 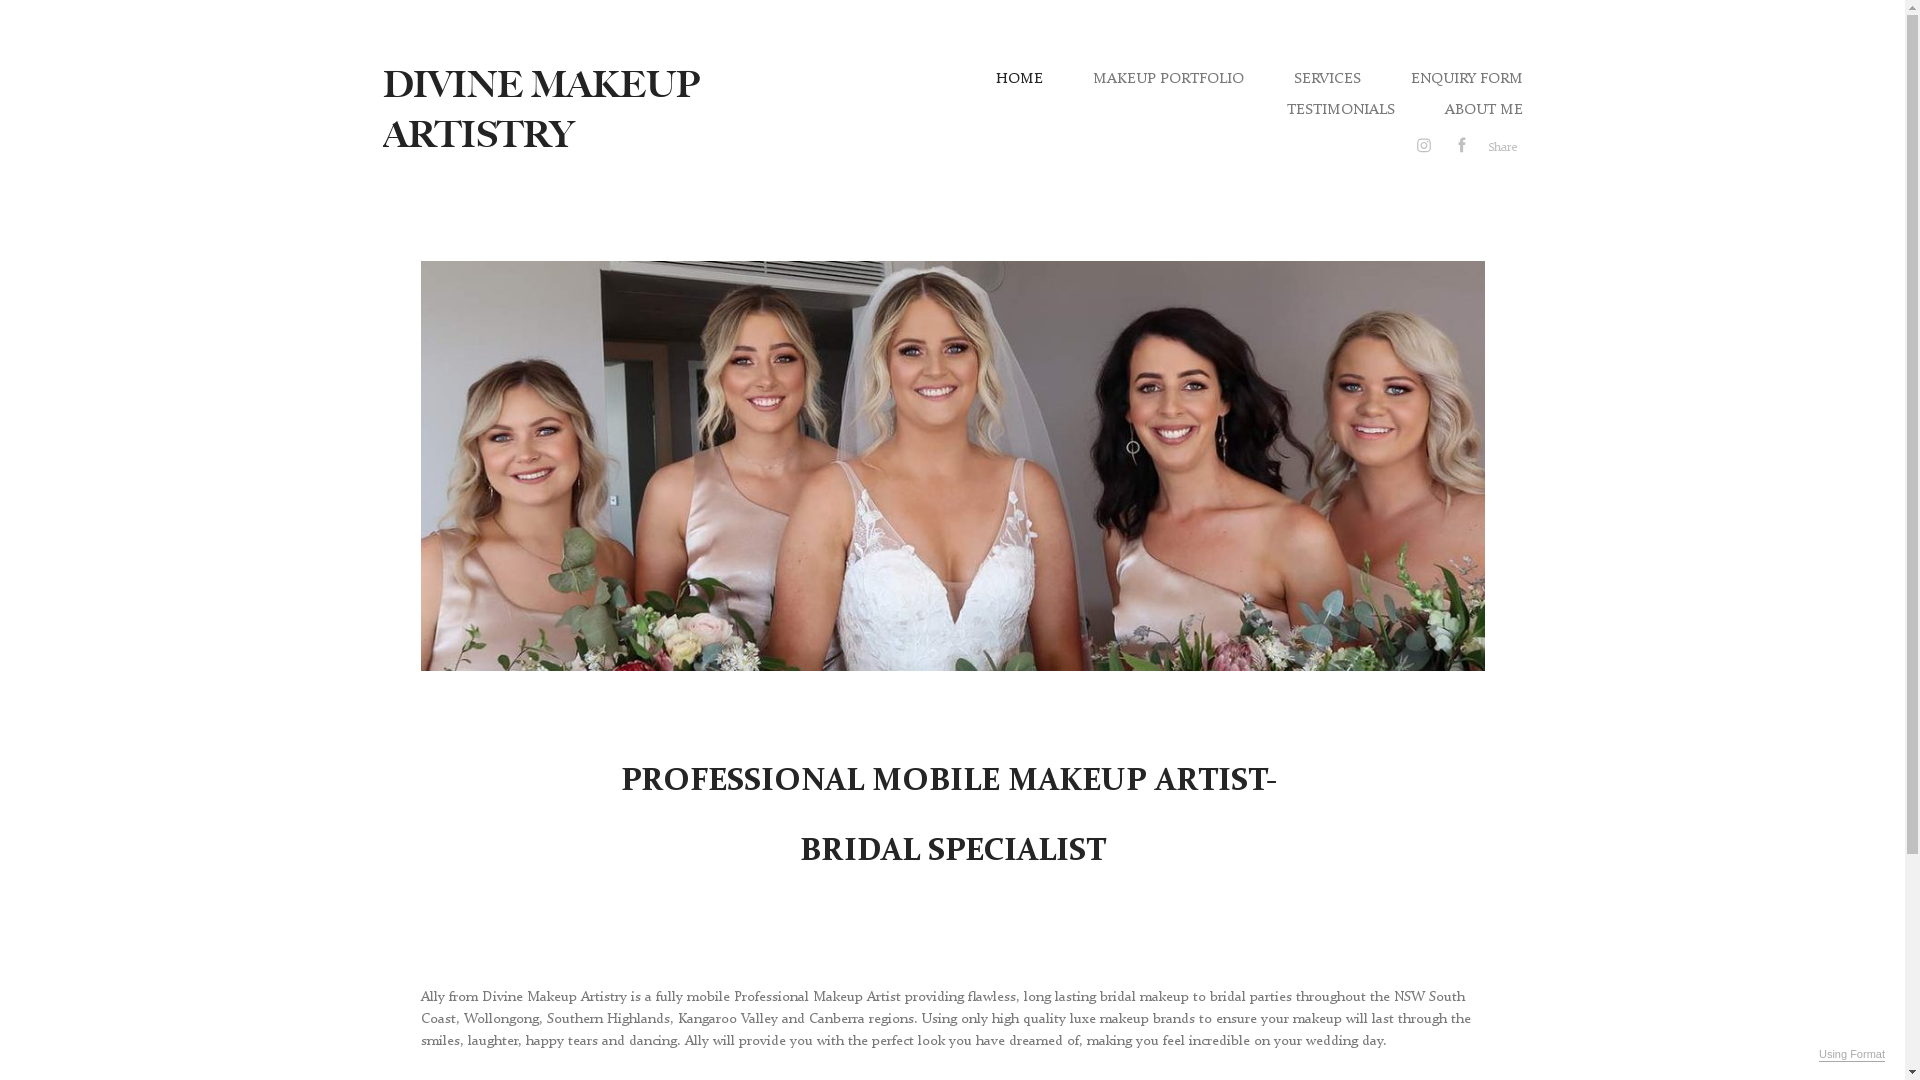 I want to click on 'ENQUIRY FORM', so click(x=1409, y=76).